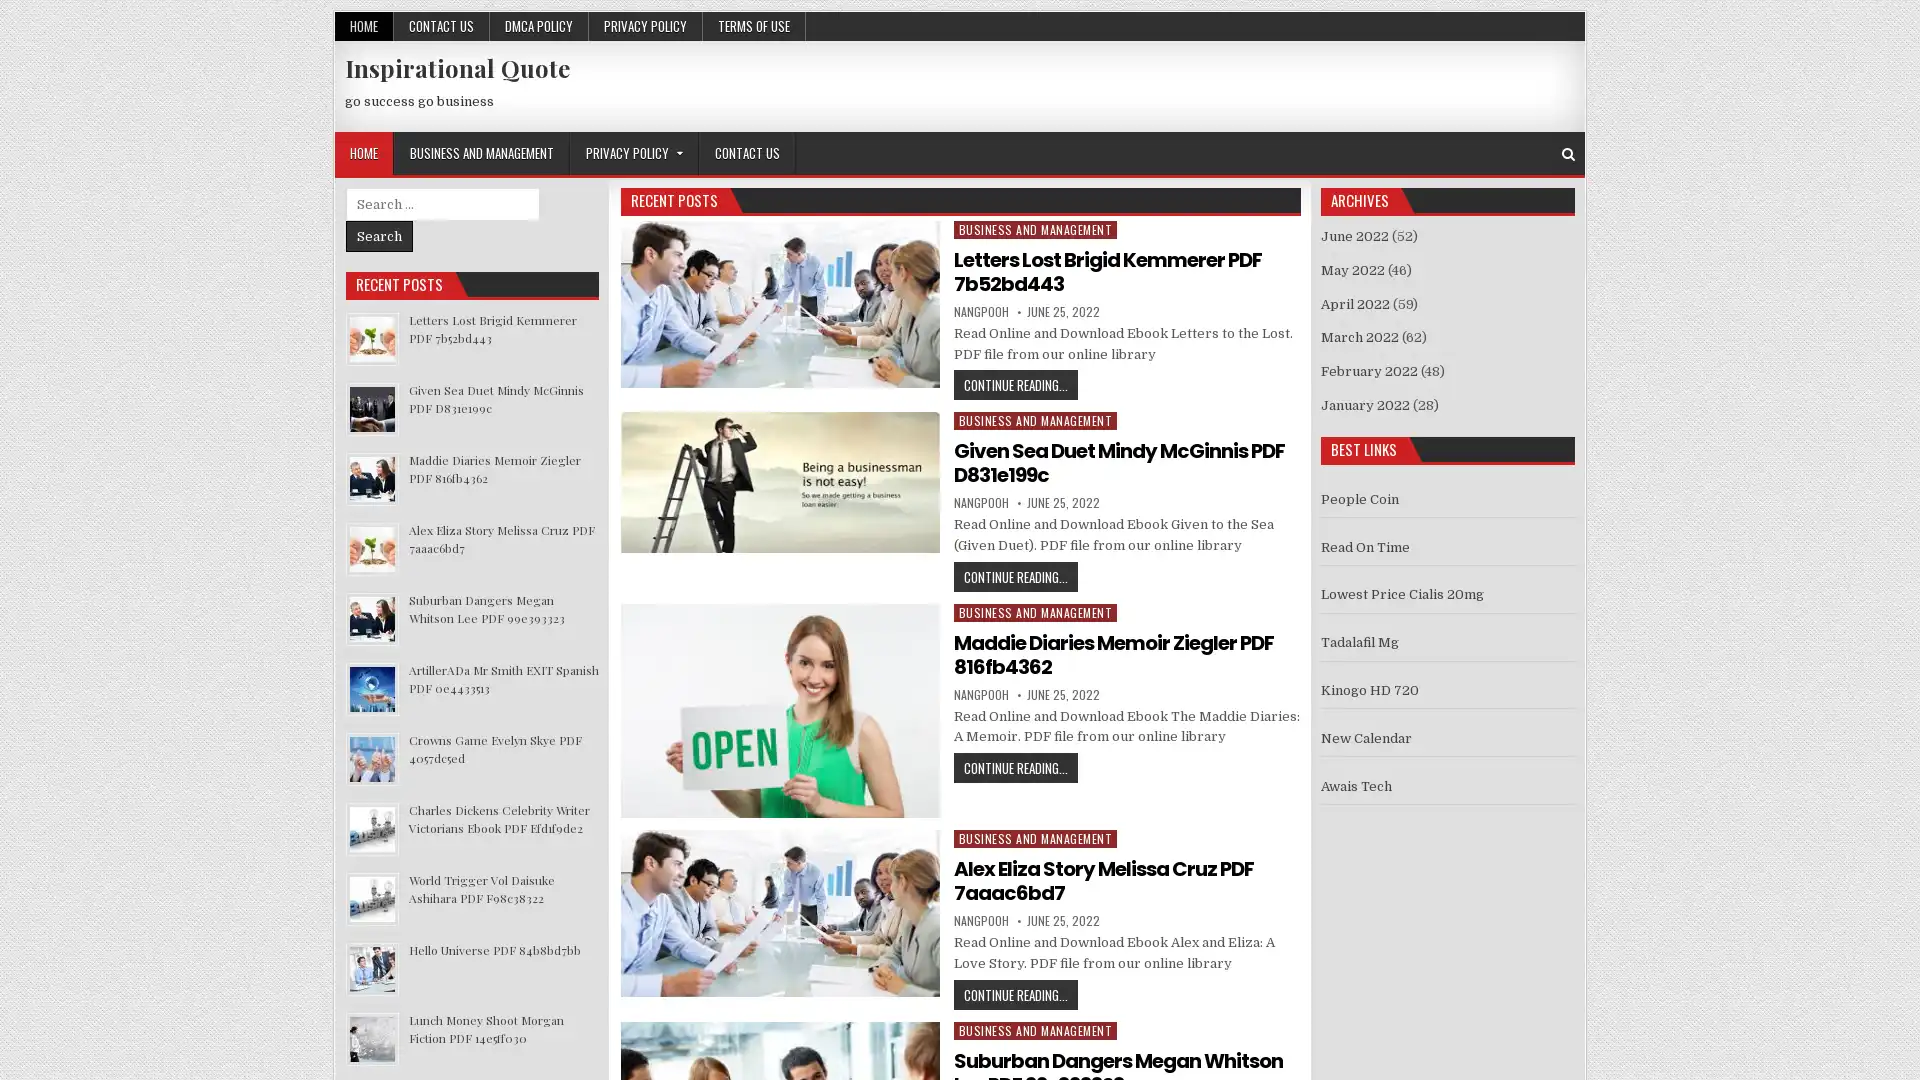 The image size is (1920, 1080). I want to click on Search, so click(378, 235).